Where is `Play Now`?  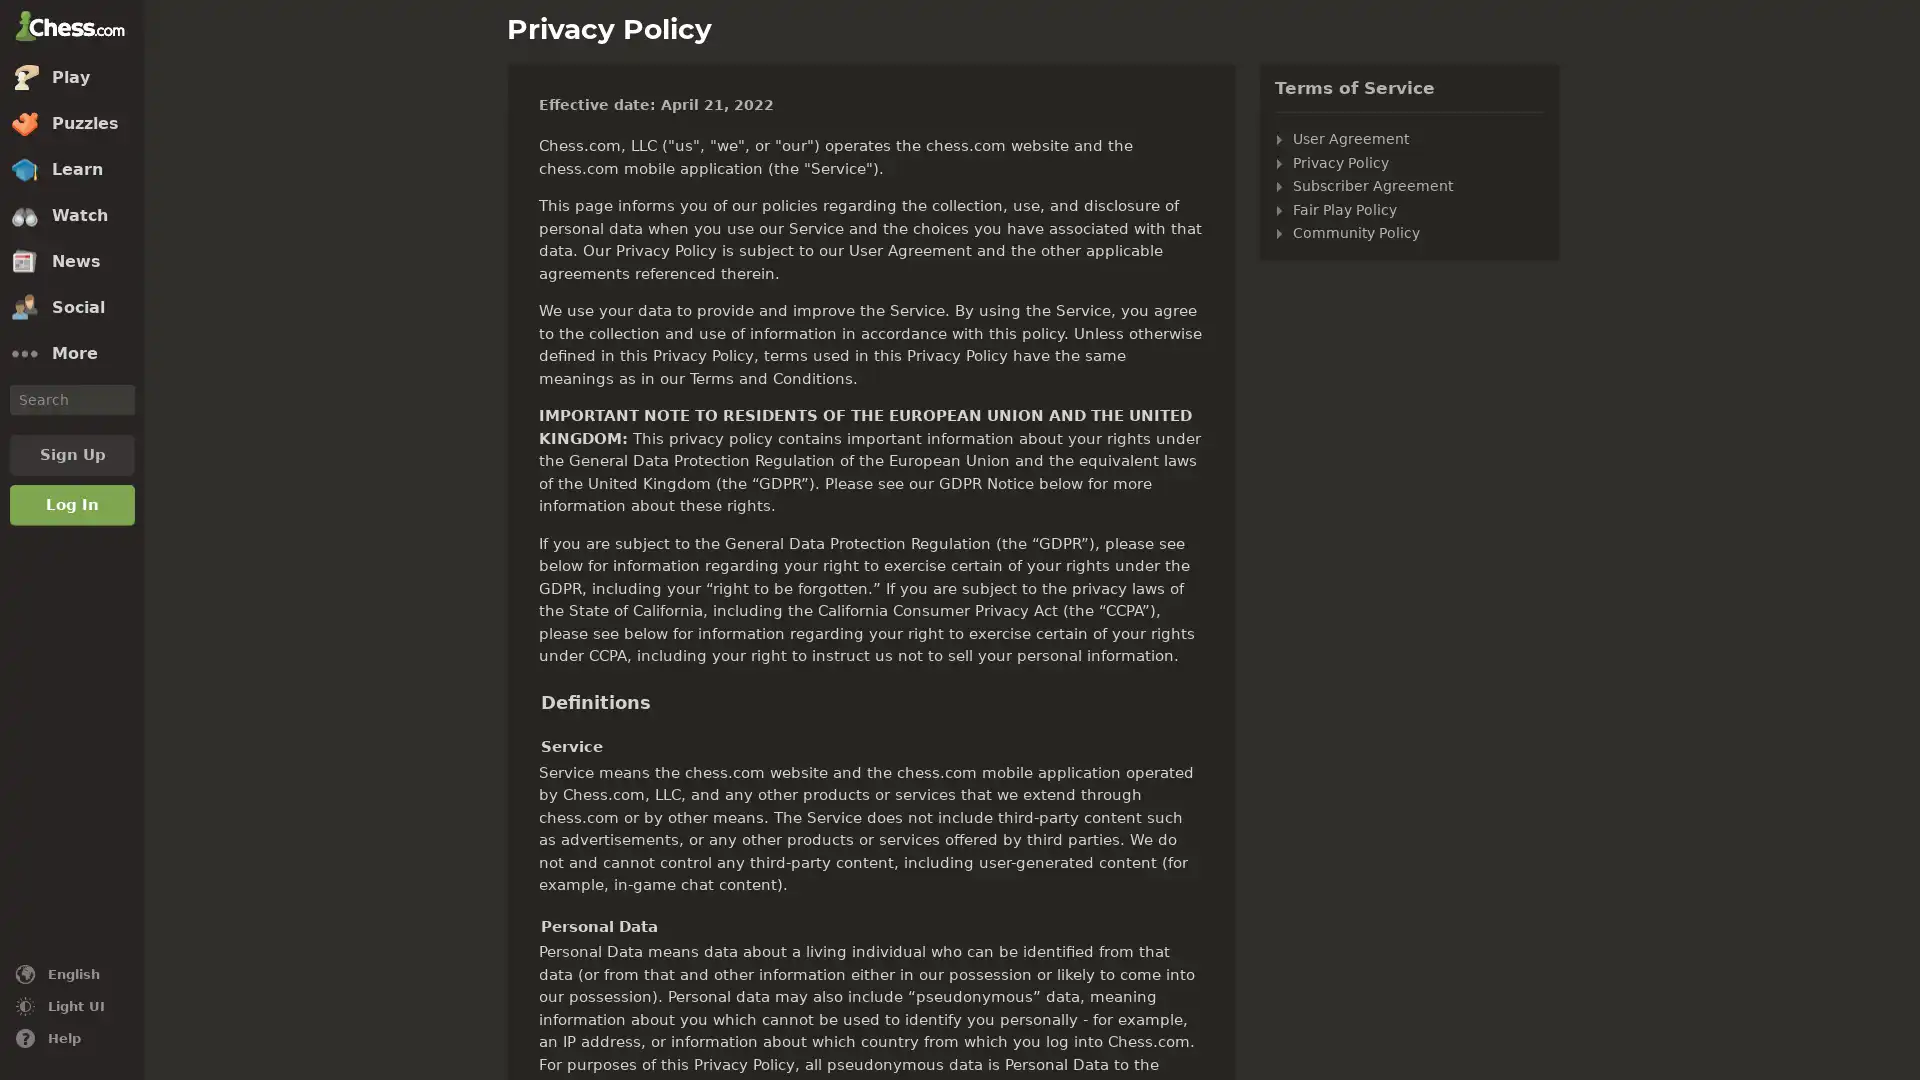
Play Now is located at coordinates (963, 1008).